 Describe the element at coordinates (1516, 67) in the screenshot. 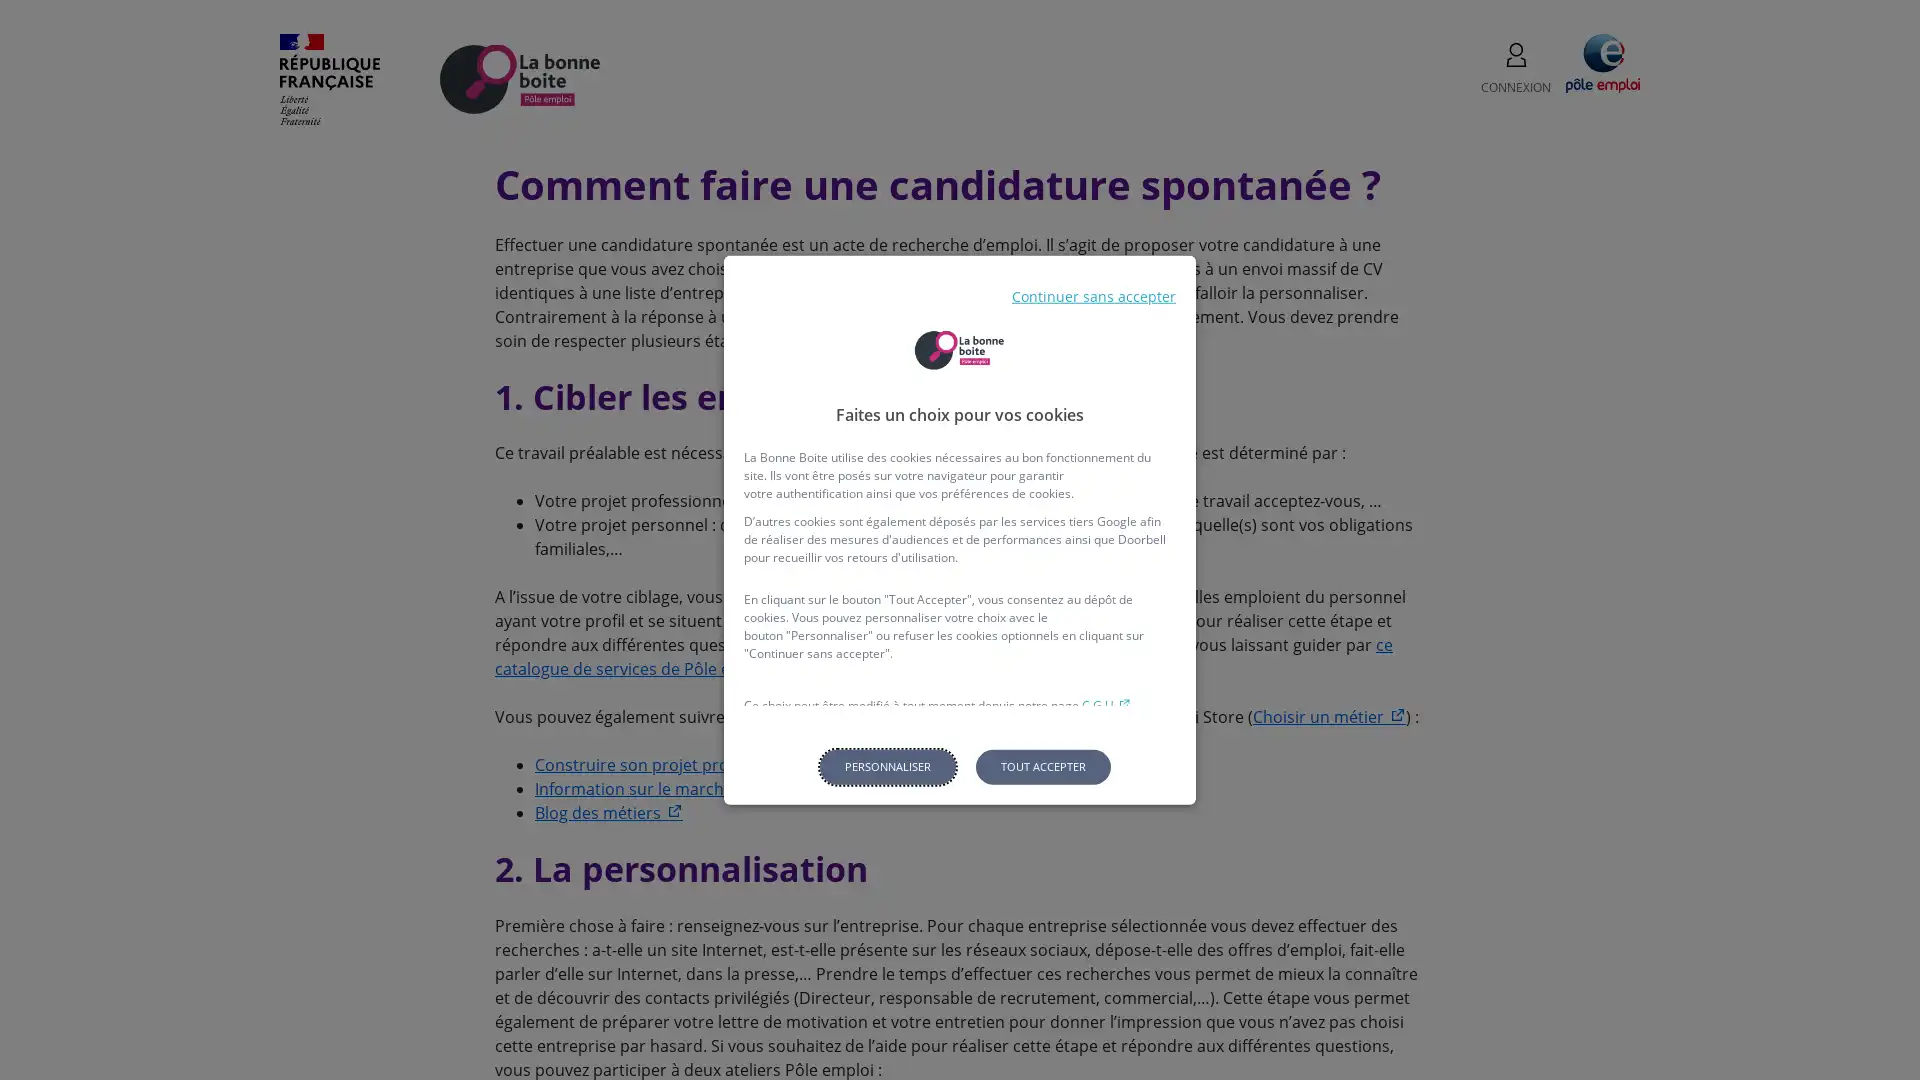

I see `CONNEXION` at that location.